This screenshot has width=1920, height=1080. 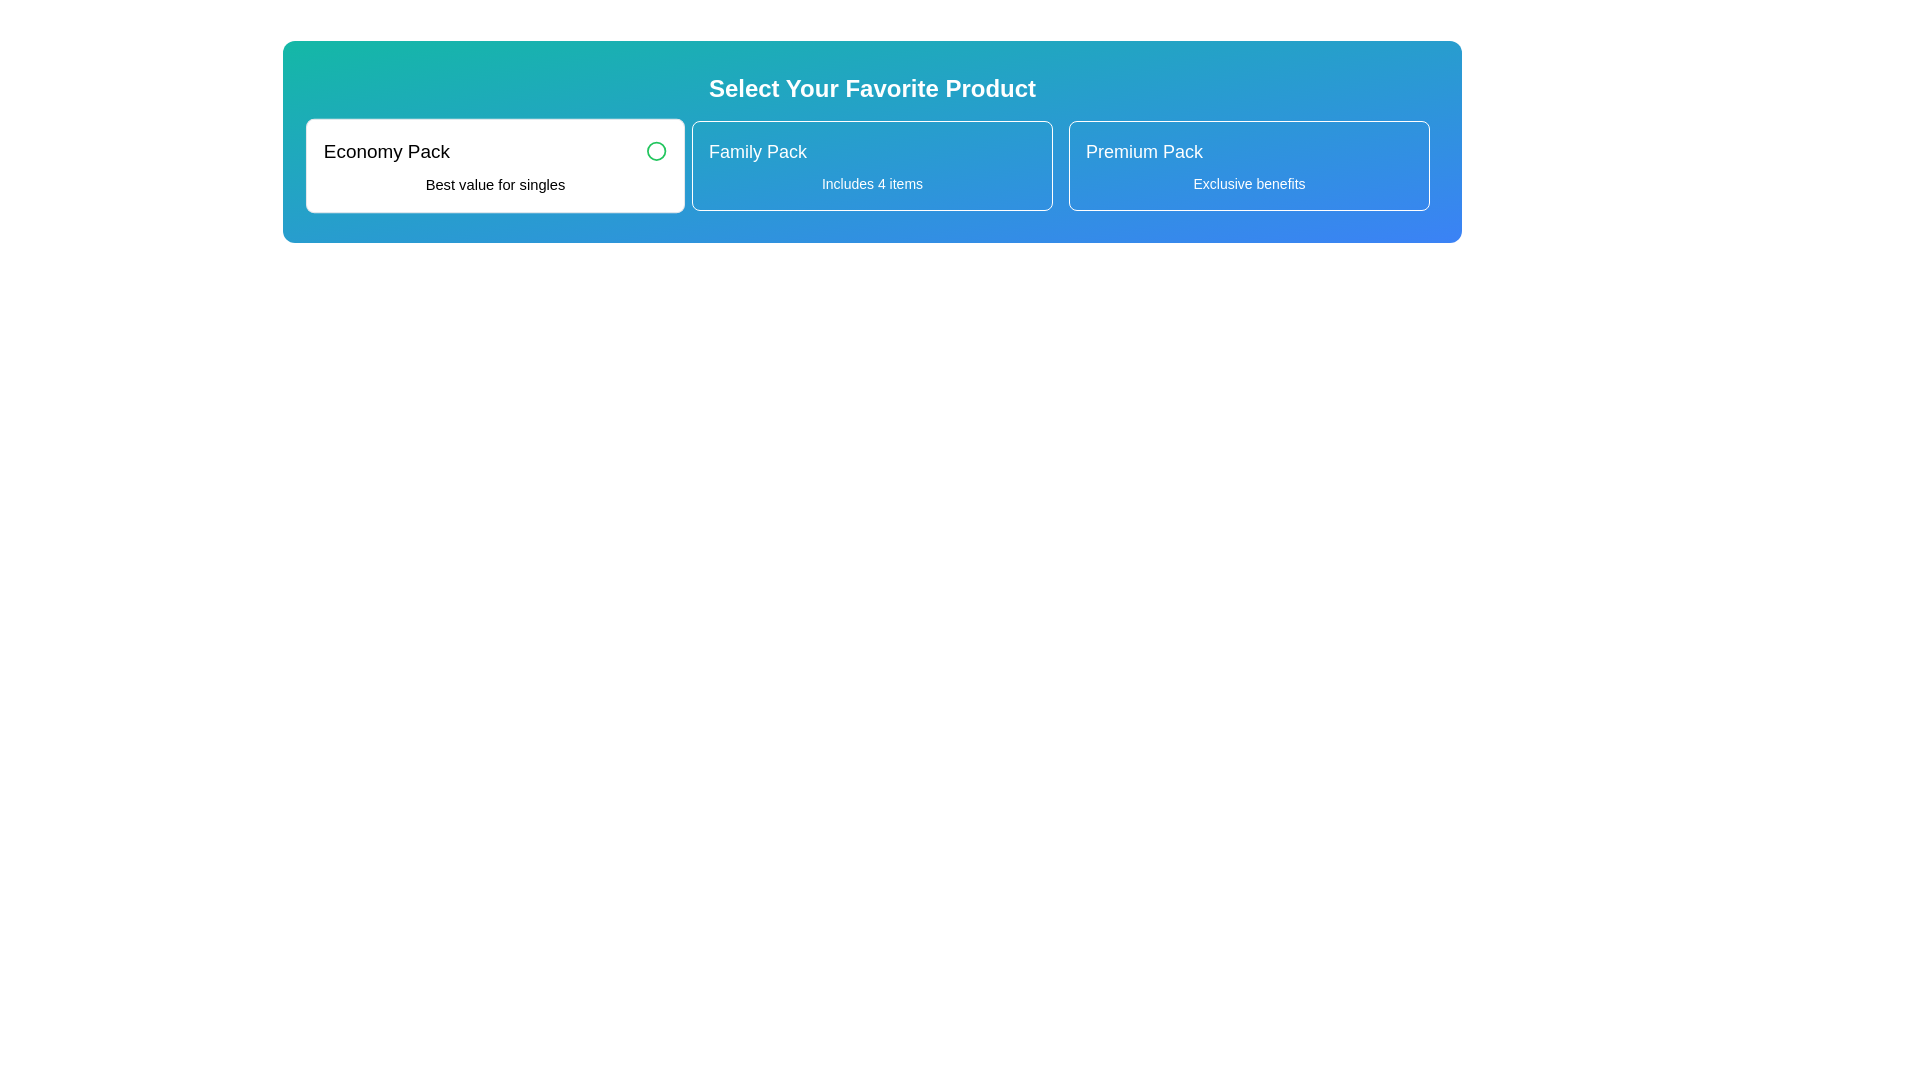 I want to click on label text of the first selectable option 'Economy Pack' located in the top left of the page, so click(x=386, y=150).